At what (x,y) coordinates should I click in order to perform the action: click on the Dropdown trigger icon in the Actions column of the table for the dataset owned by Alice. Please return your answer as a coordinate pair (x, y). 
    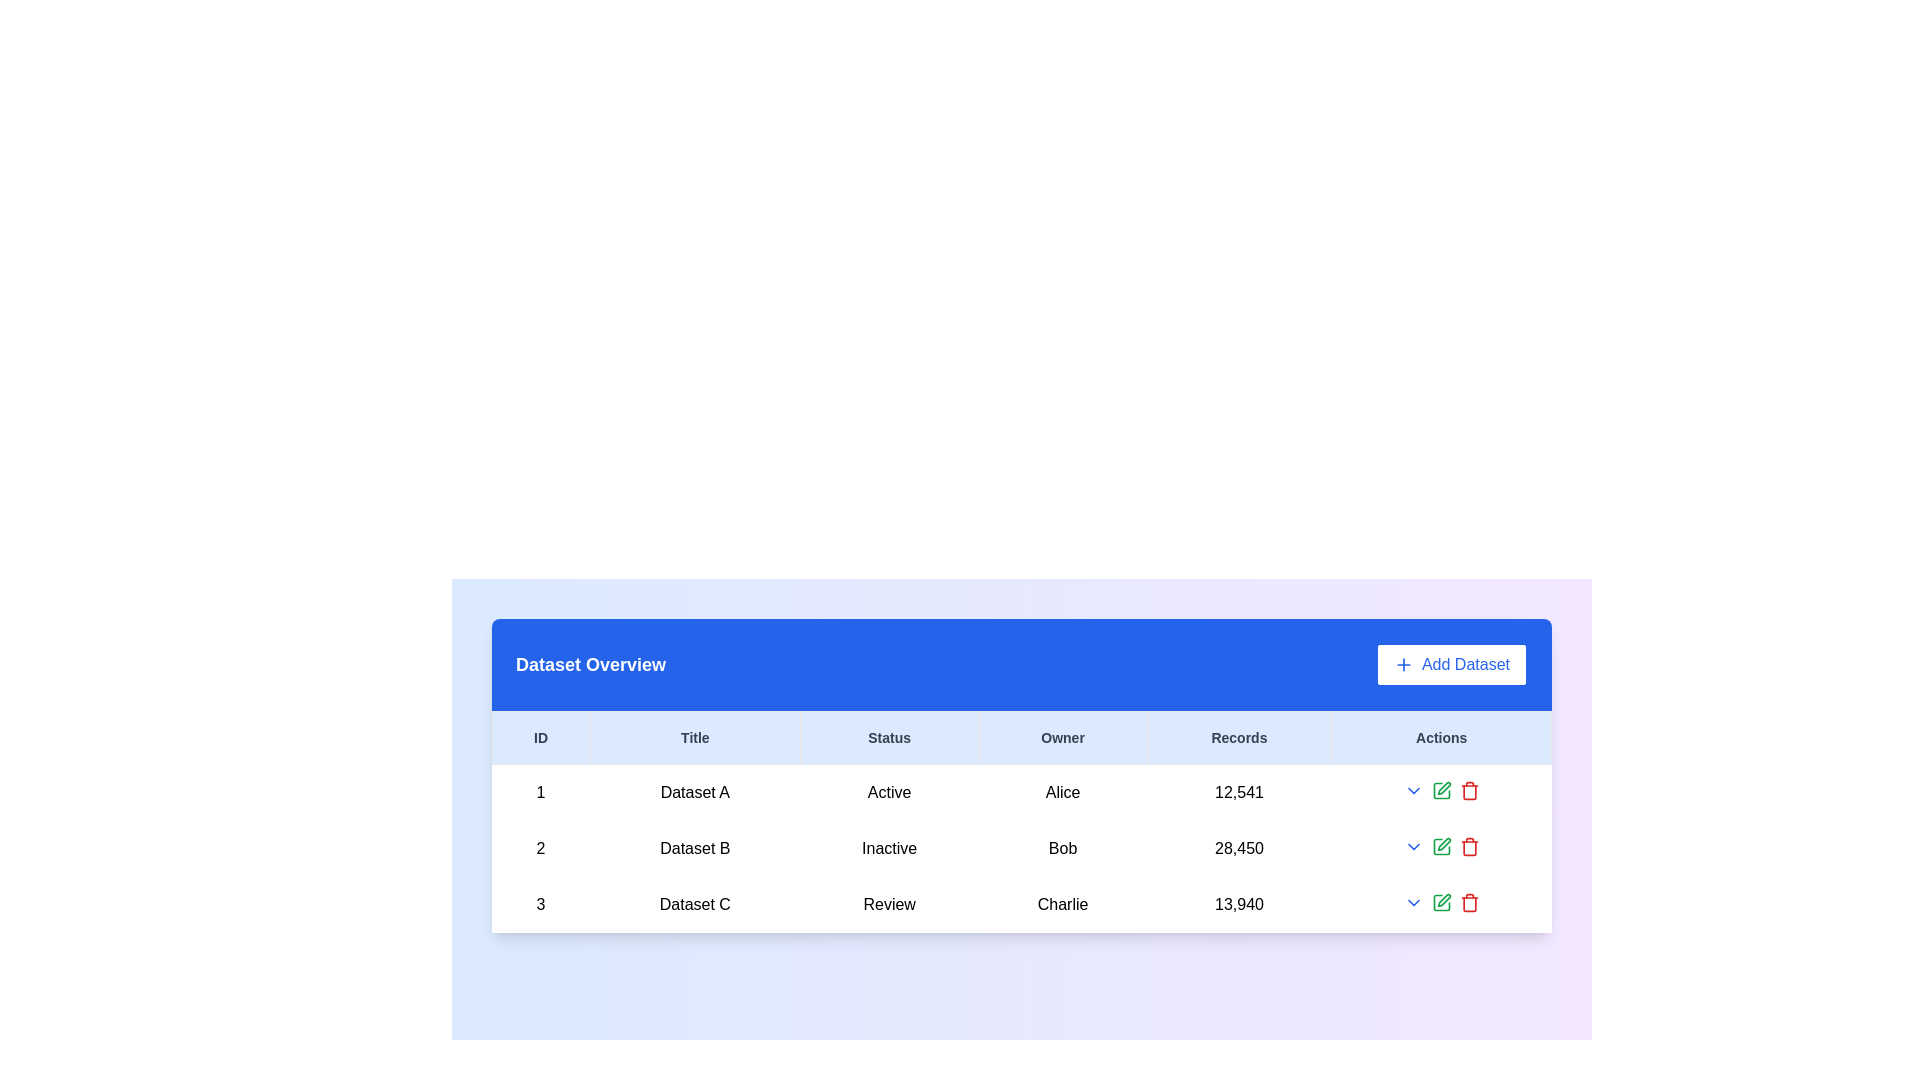
    Looking at the image, I should click on (1412, 789).